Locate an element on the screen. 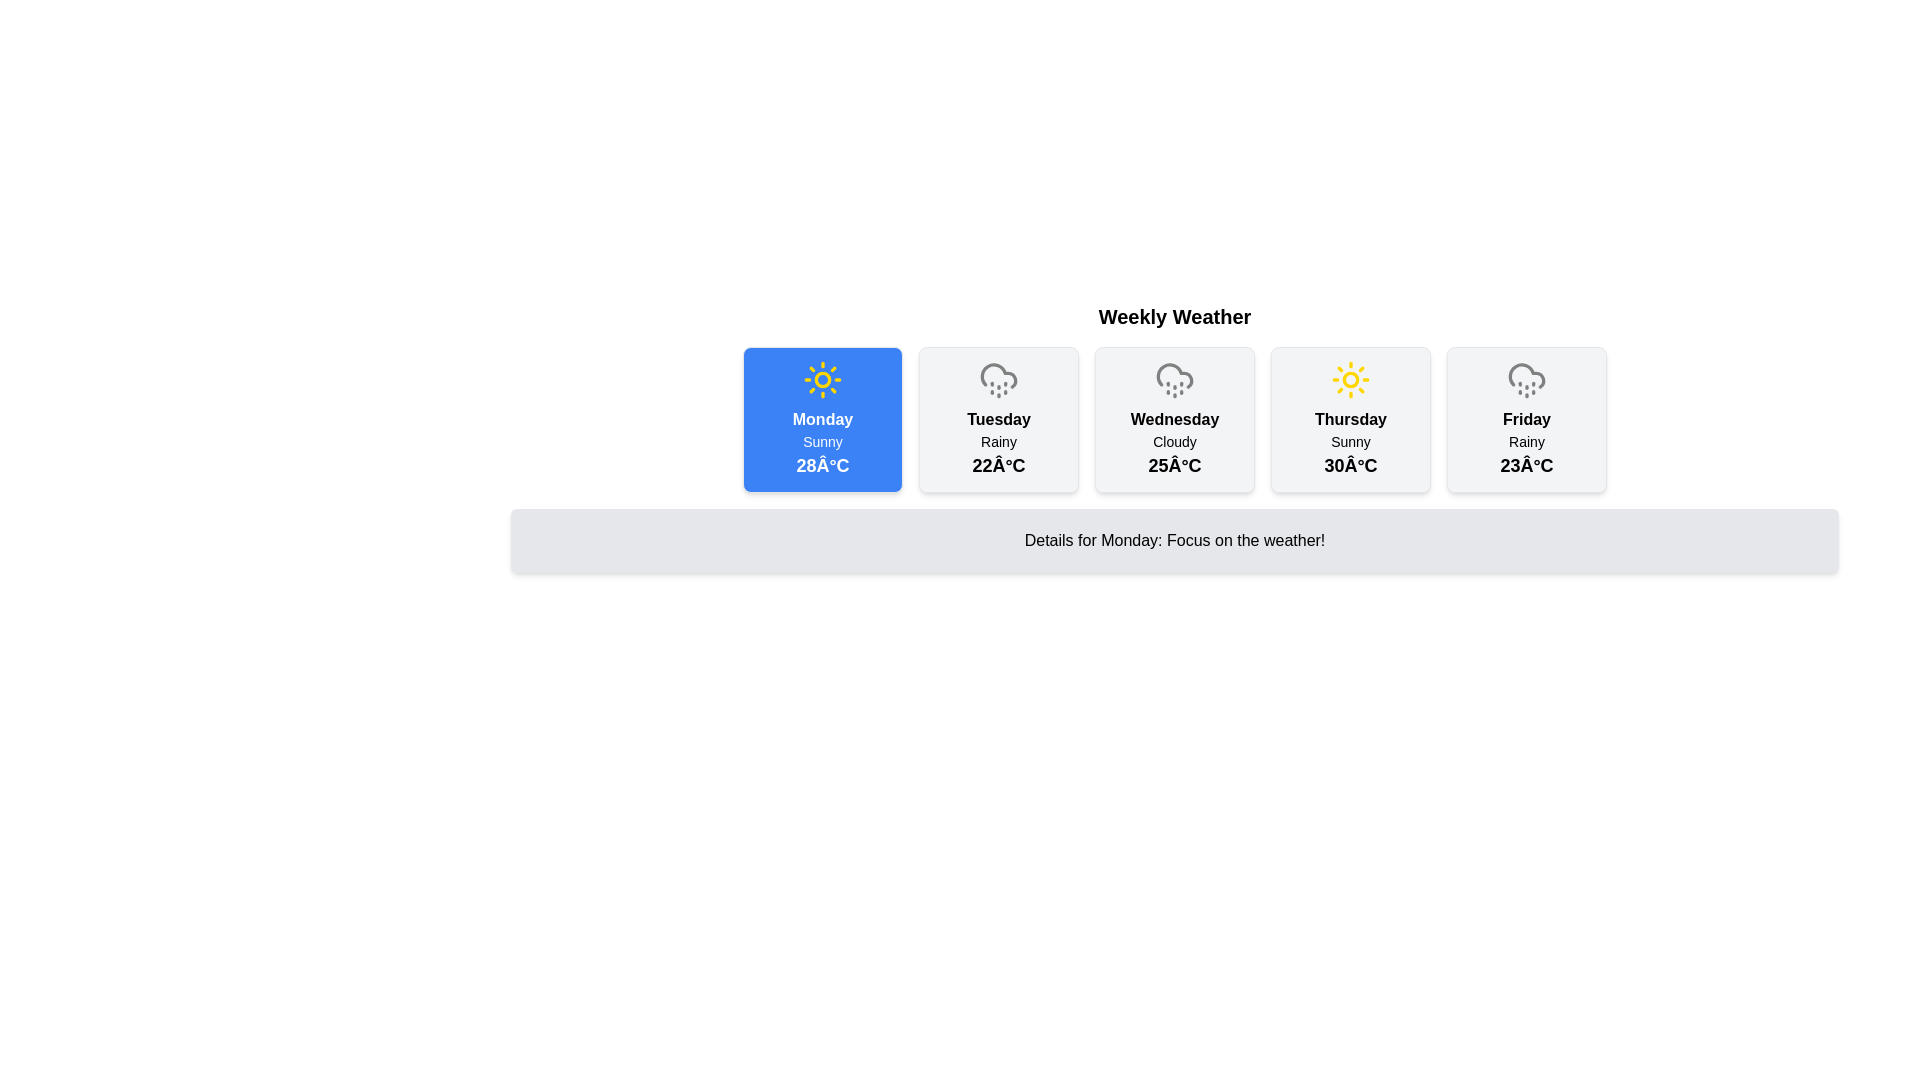 This screenshot has width=1920, height=1080. the weather icon representing a drizzly or rainy day located in the upper central area of the 'Friday Rainy 23°C' card is located at coordinates (1525, 380).